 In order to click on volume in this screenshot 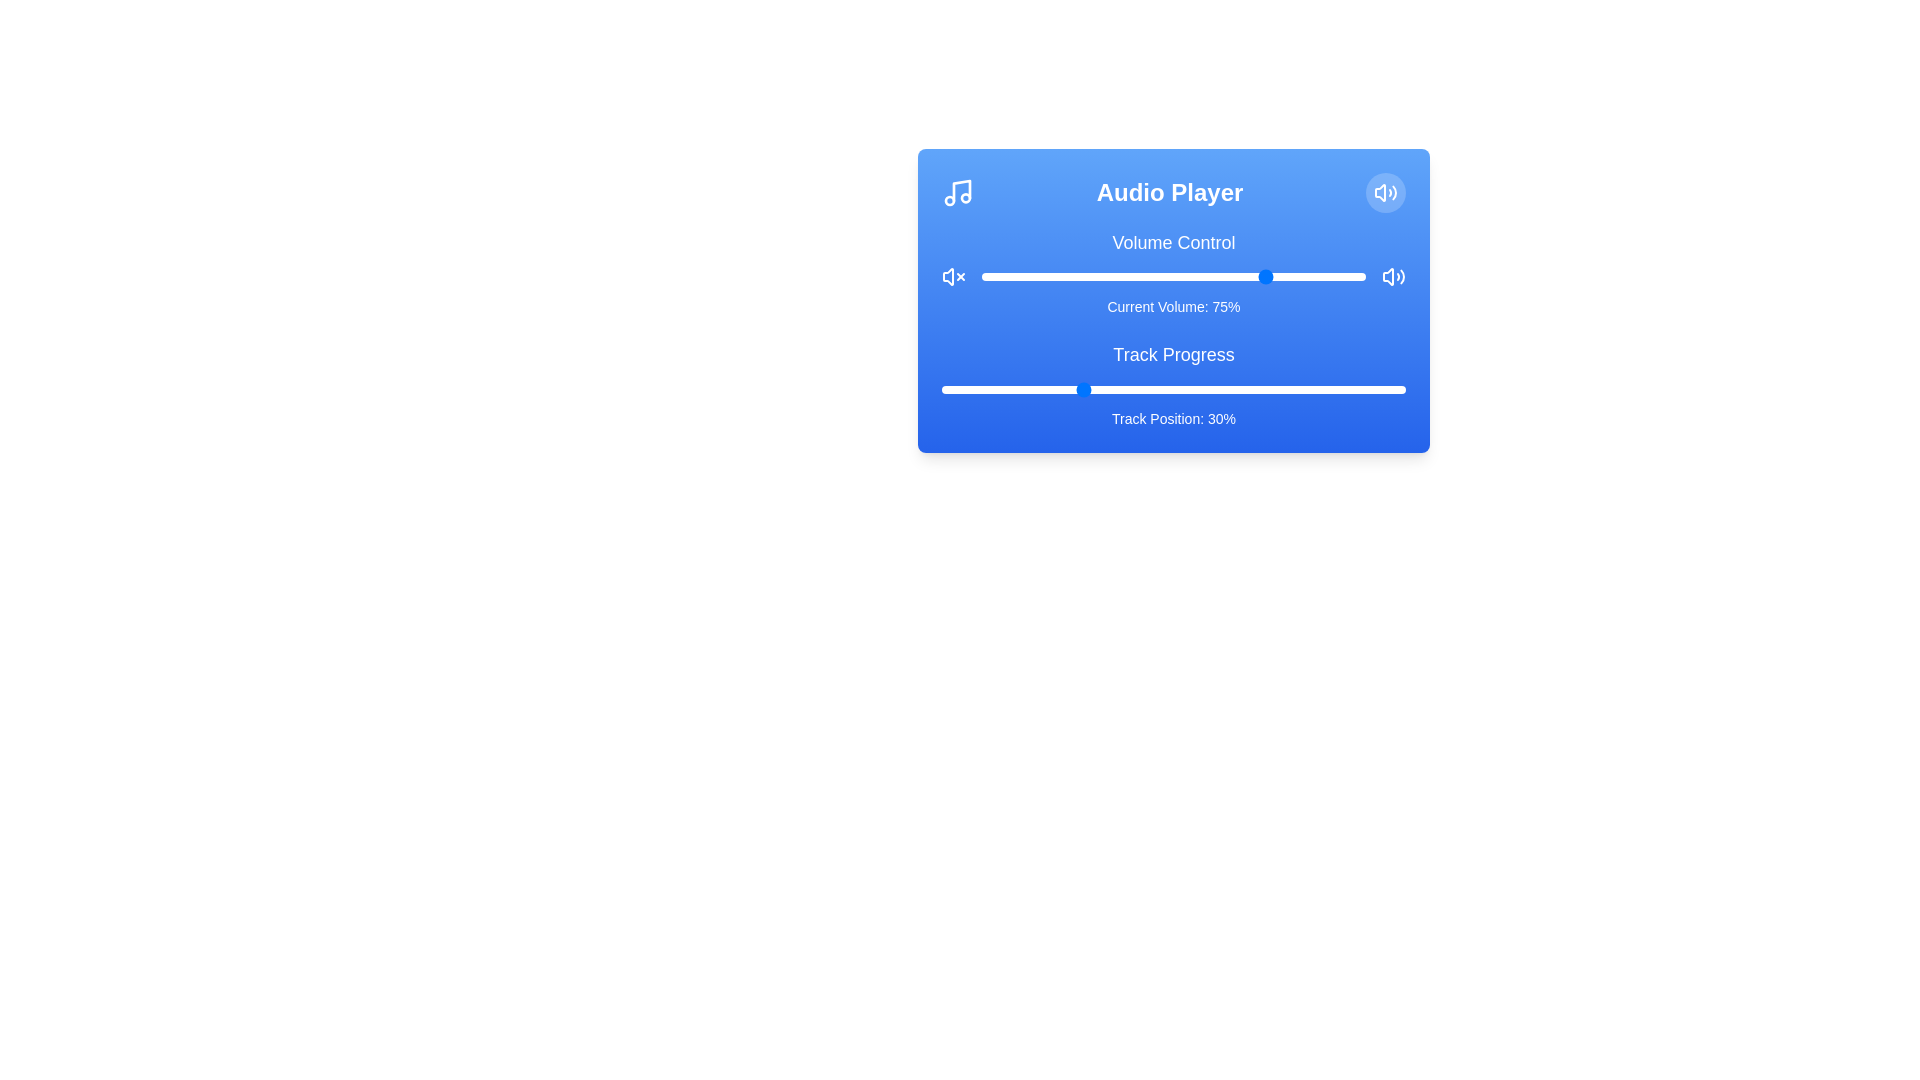, I will do `click(1151, 273)`.